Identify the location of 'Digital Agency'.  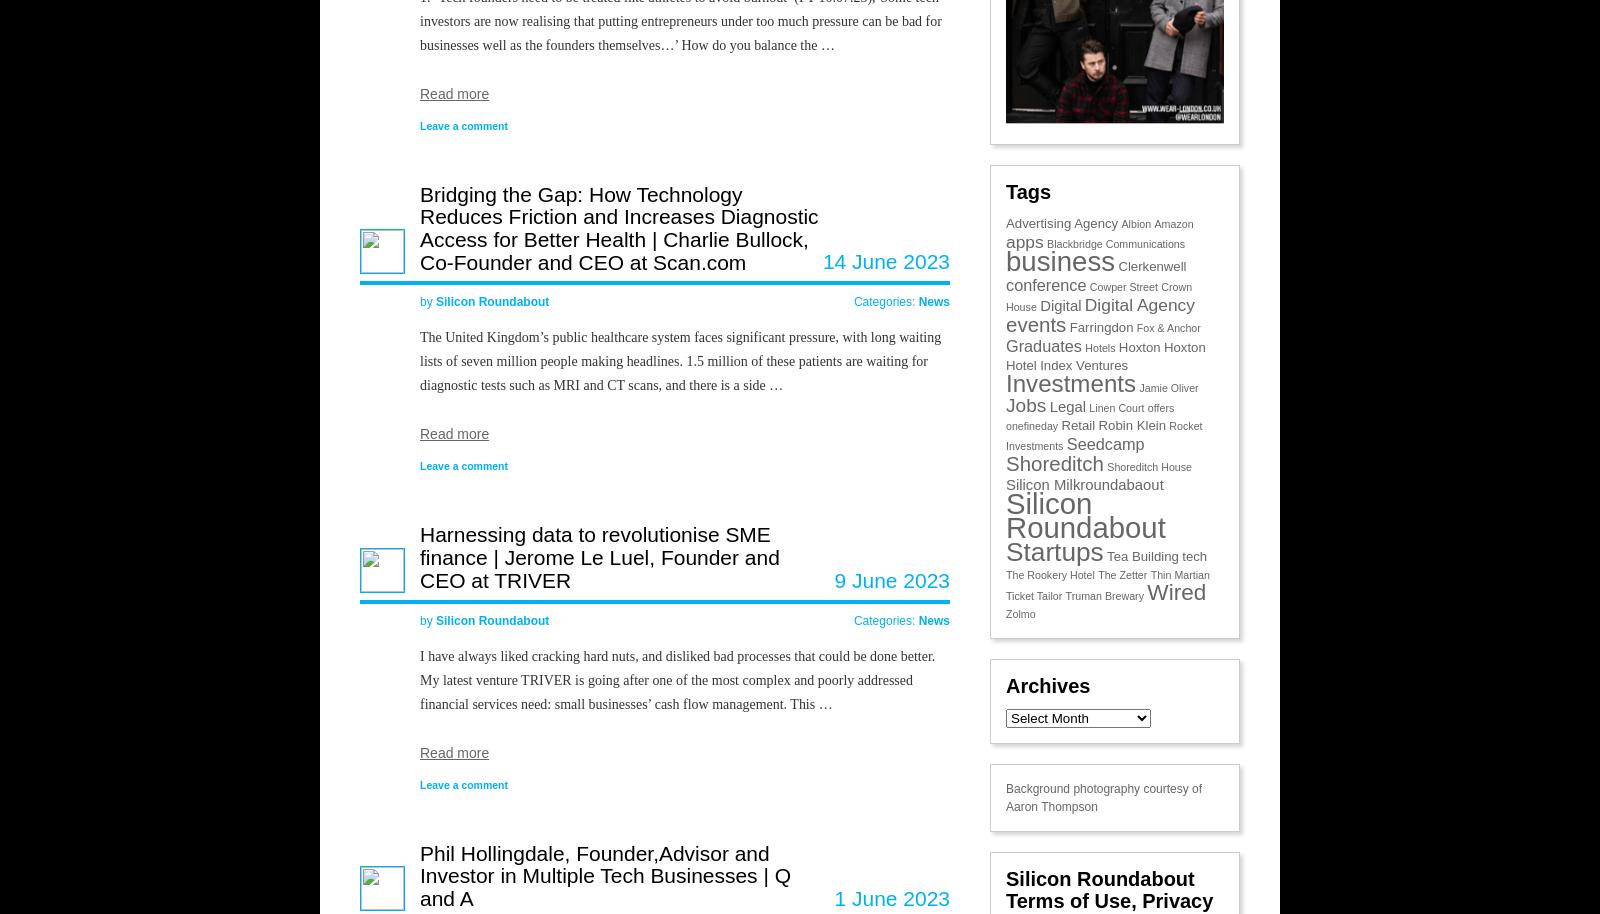
(1139, 303).